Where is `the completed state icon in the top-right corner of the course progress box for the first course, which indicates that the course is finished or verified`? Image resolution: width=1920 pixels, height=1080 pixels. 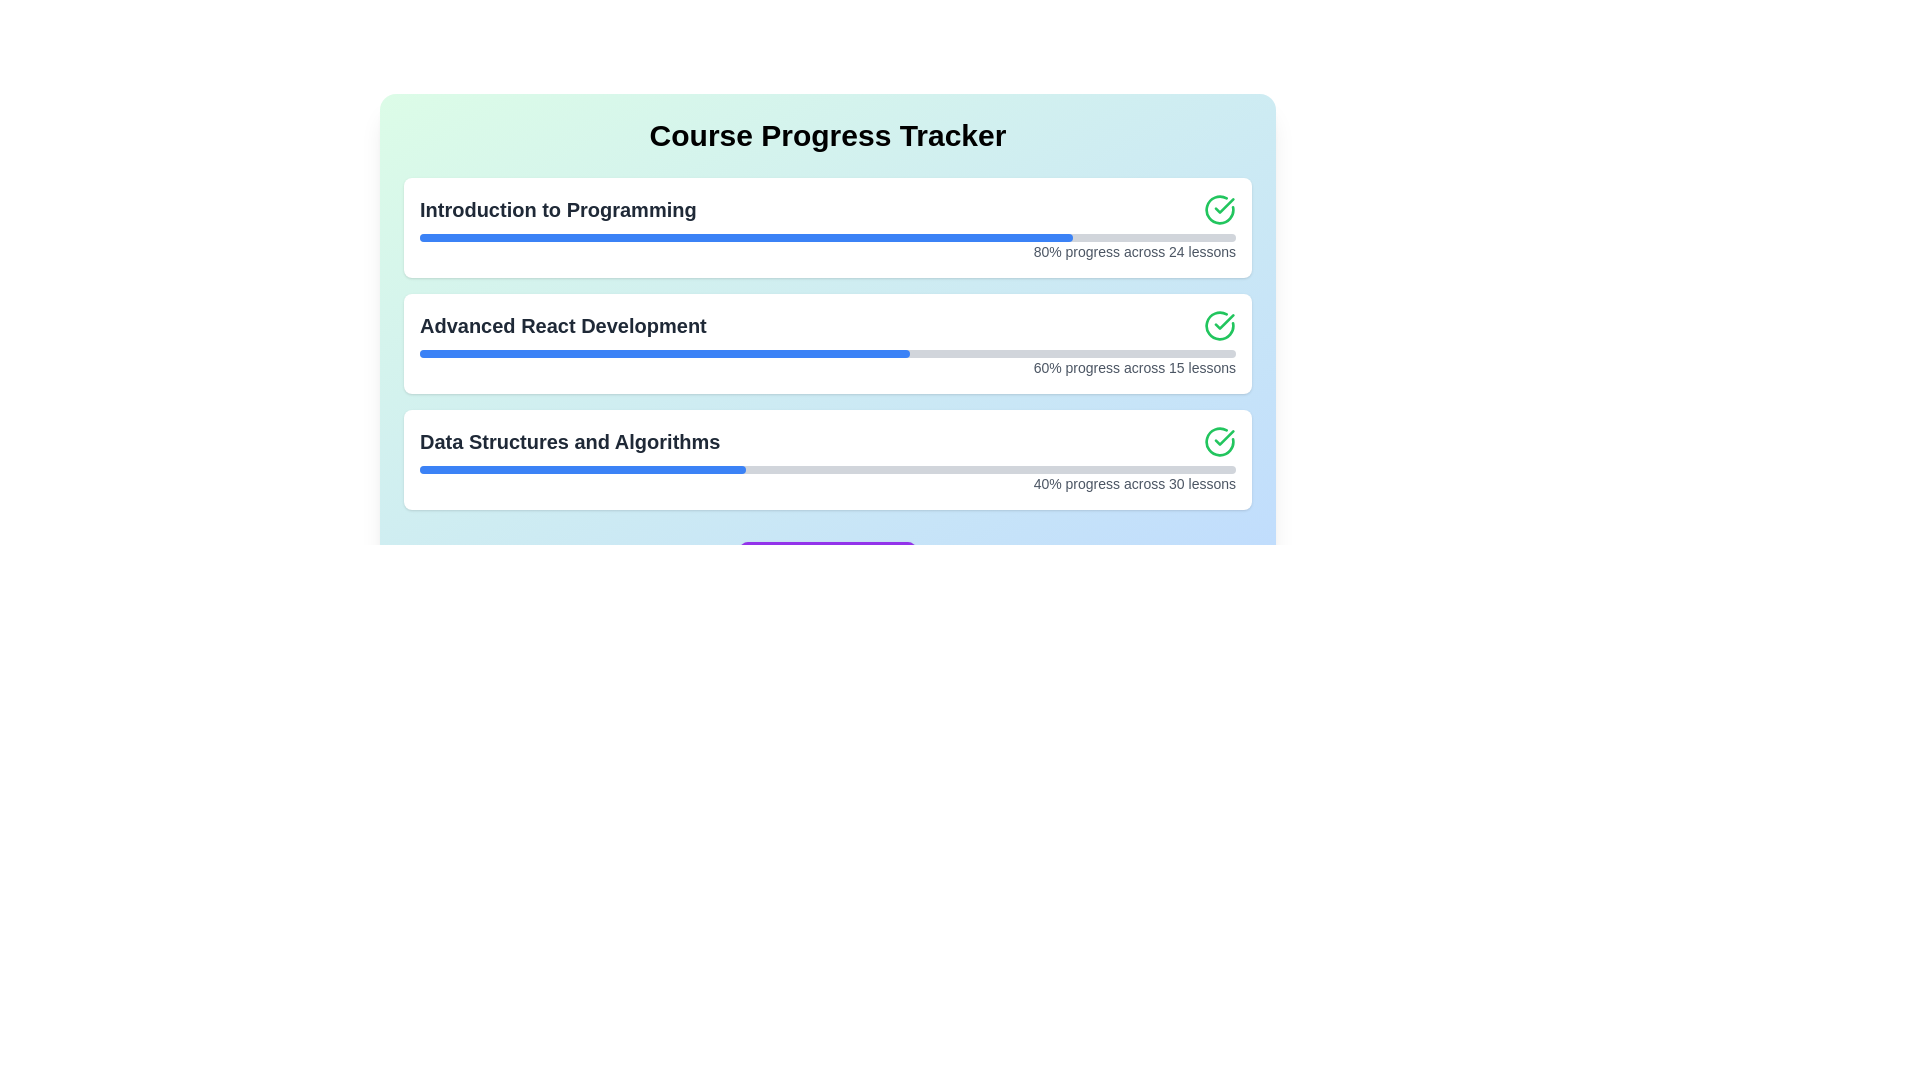 the completed state icon in the top-right corner of the course progress box for the first course, which indicates that the course is finished or verified is located at coordinates (1223, 437).